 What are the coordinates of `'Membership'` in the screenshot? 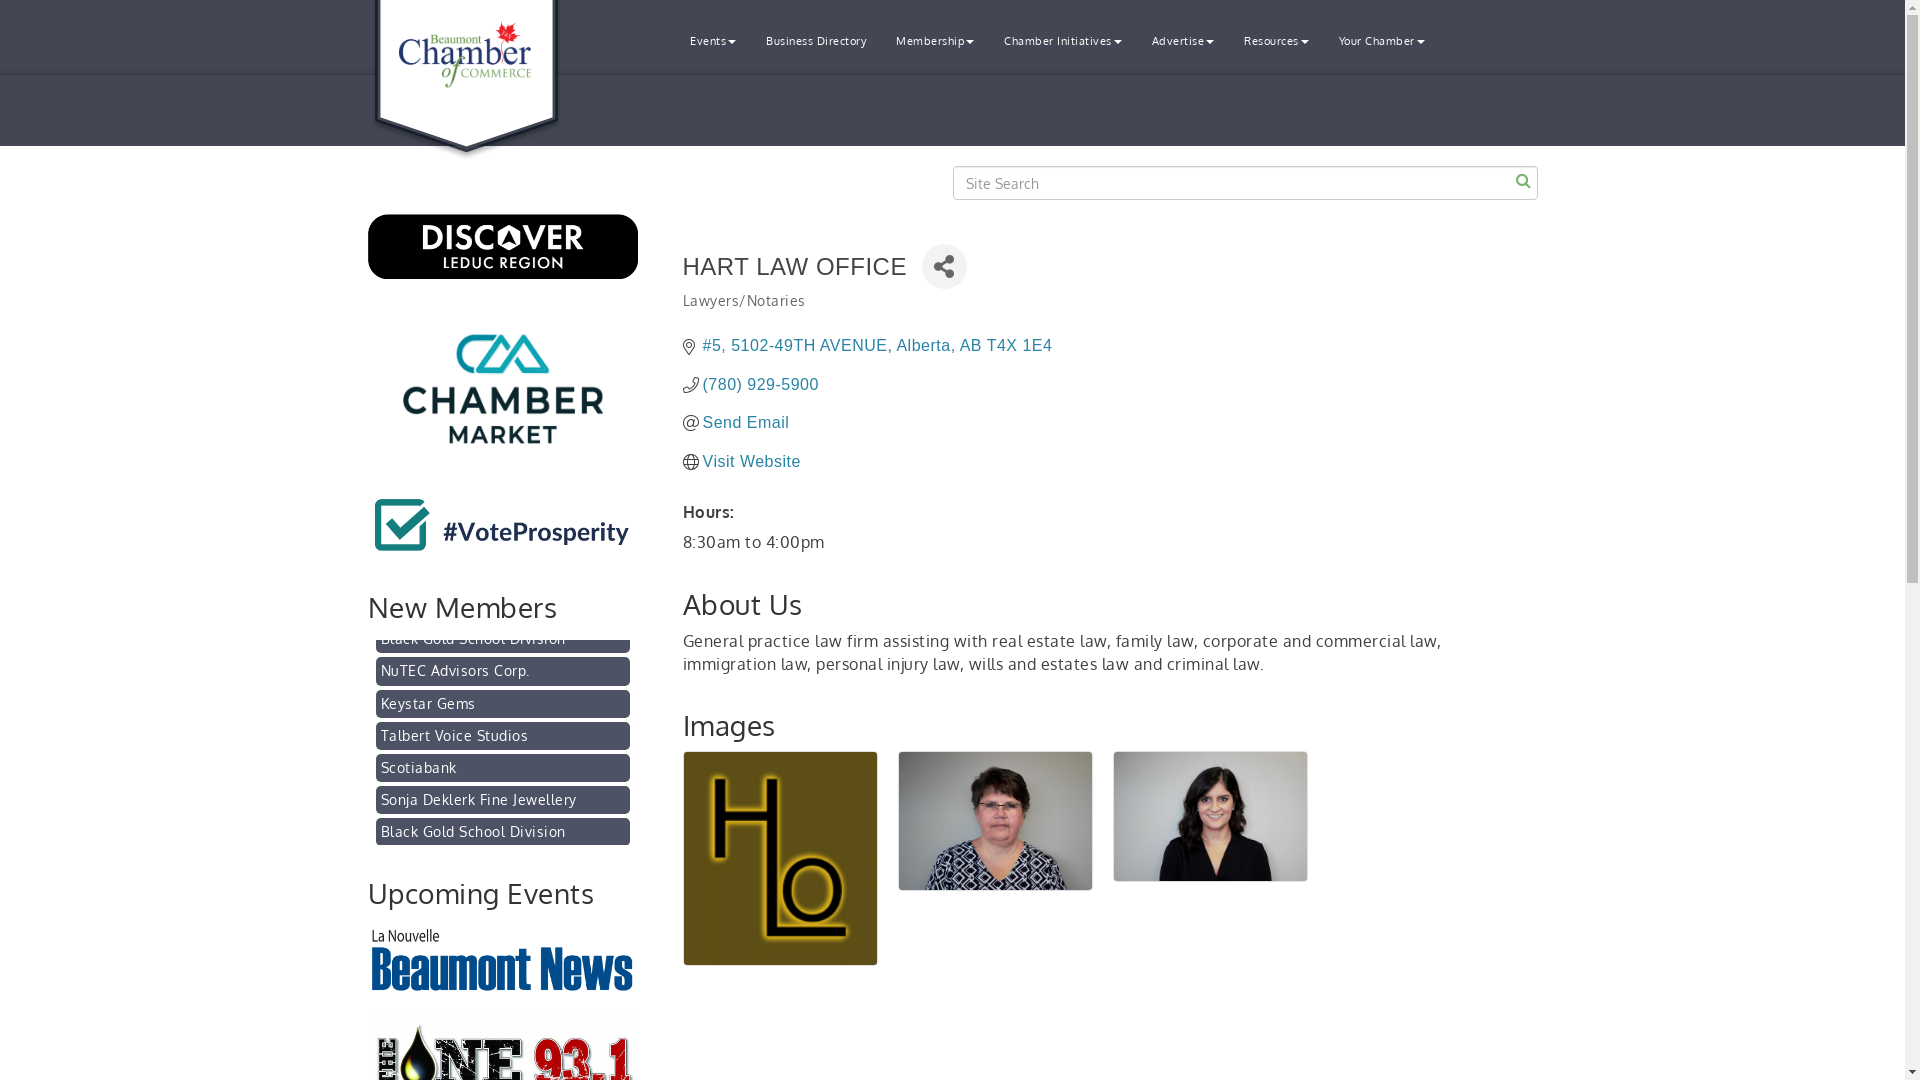 It's located at (934, 41).